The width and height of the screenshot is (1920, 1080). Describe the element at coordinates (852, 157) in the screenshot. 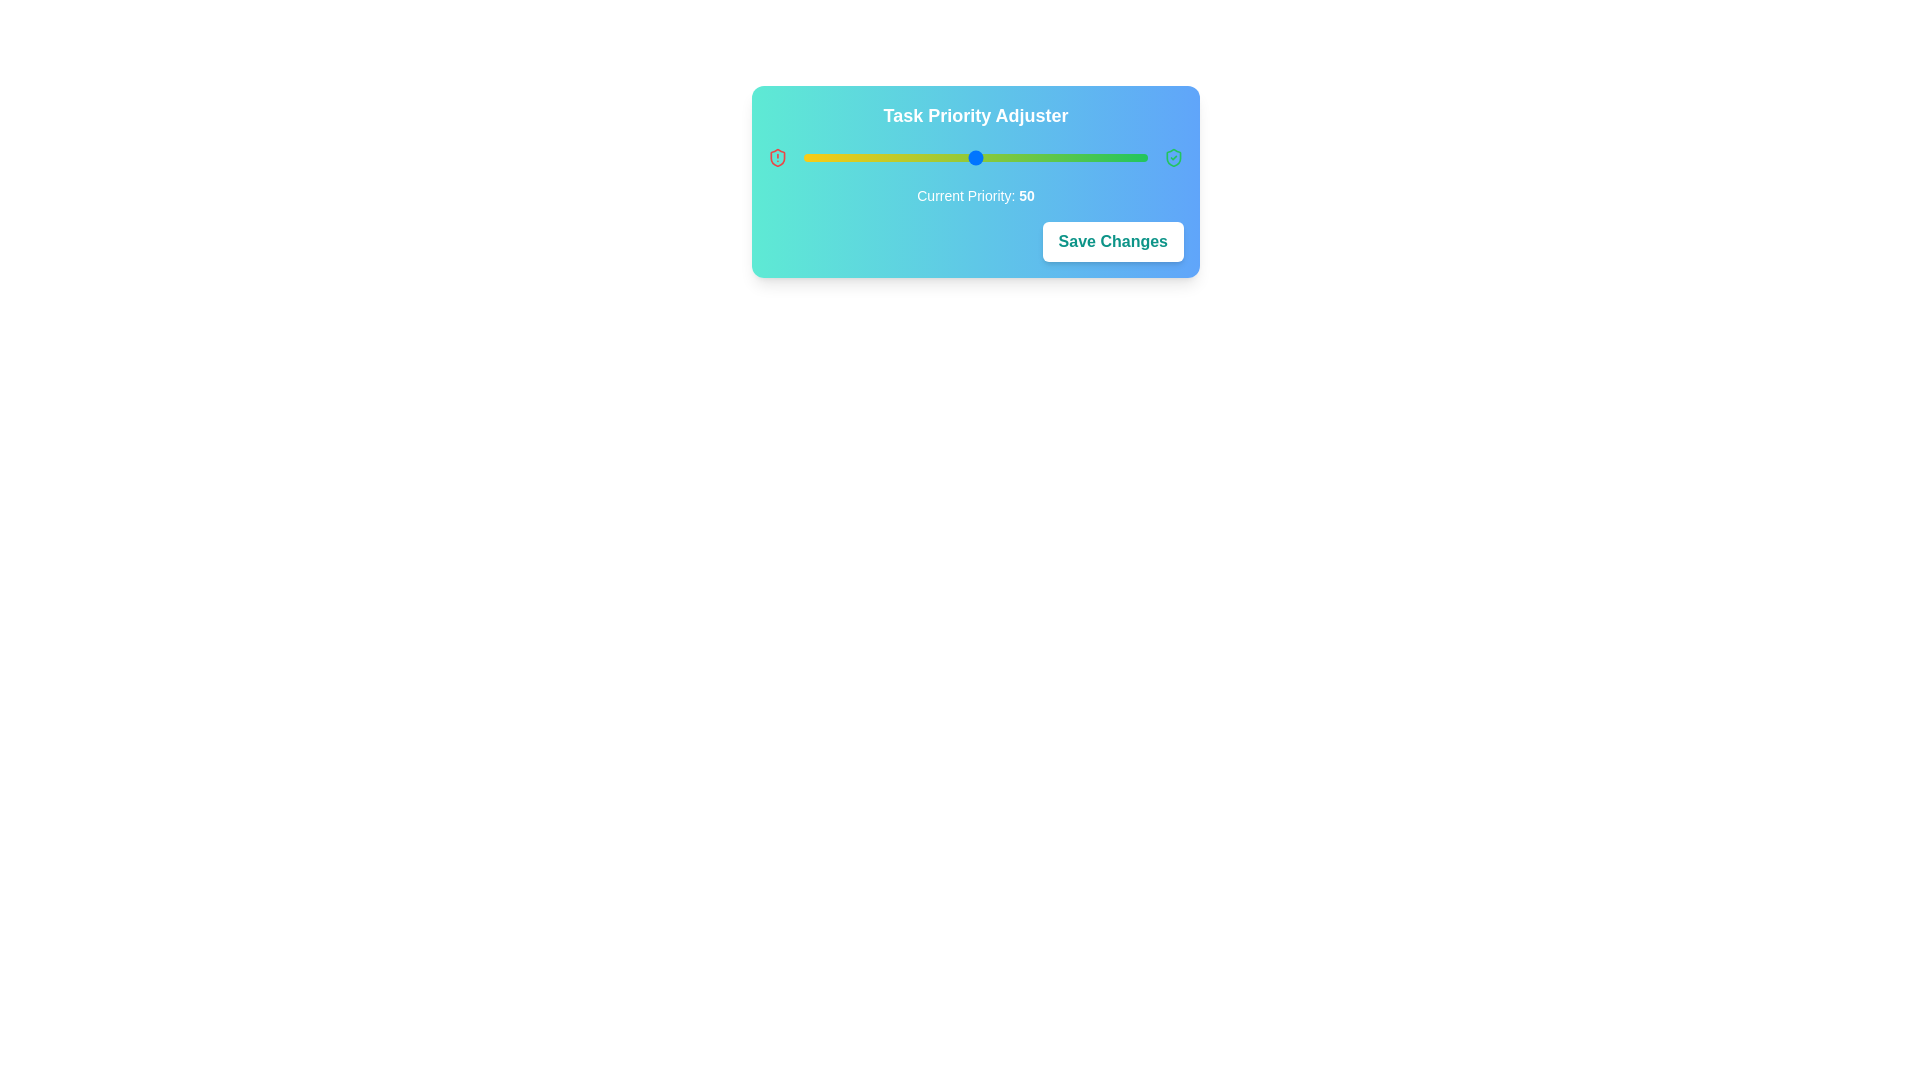

I see `the priority slider to 14 by clicking on the slider track` at that location.